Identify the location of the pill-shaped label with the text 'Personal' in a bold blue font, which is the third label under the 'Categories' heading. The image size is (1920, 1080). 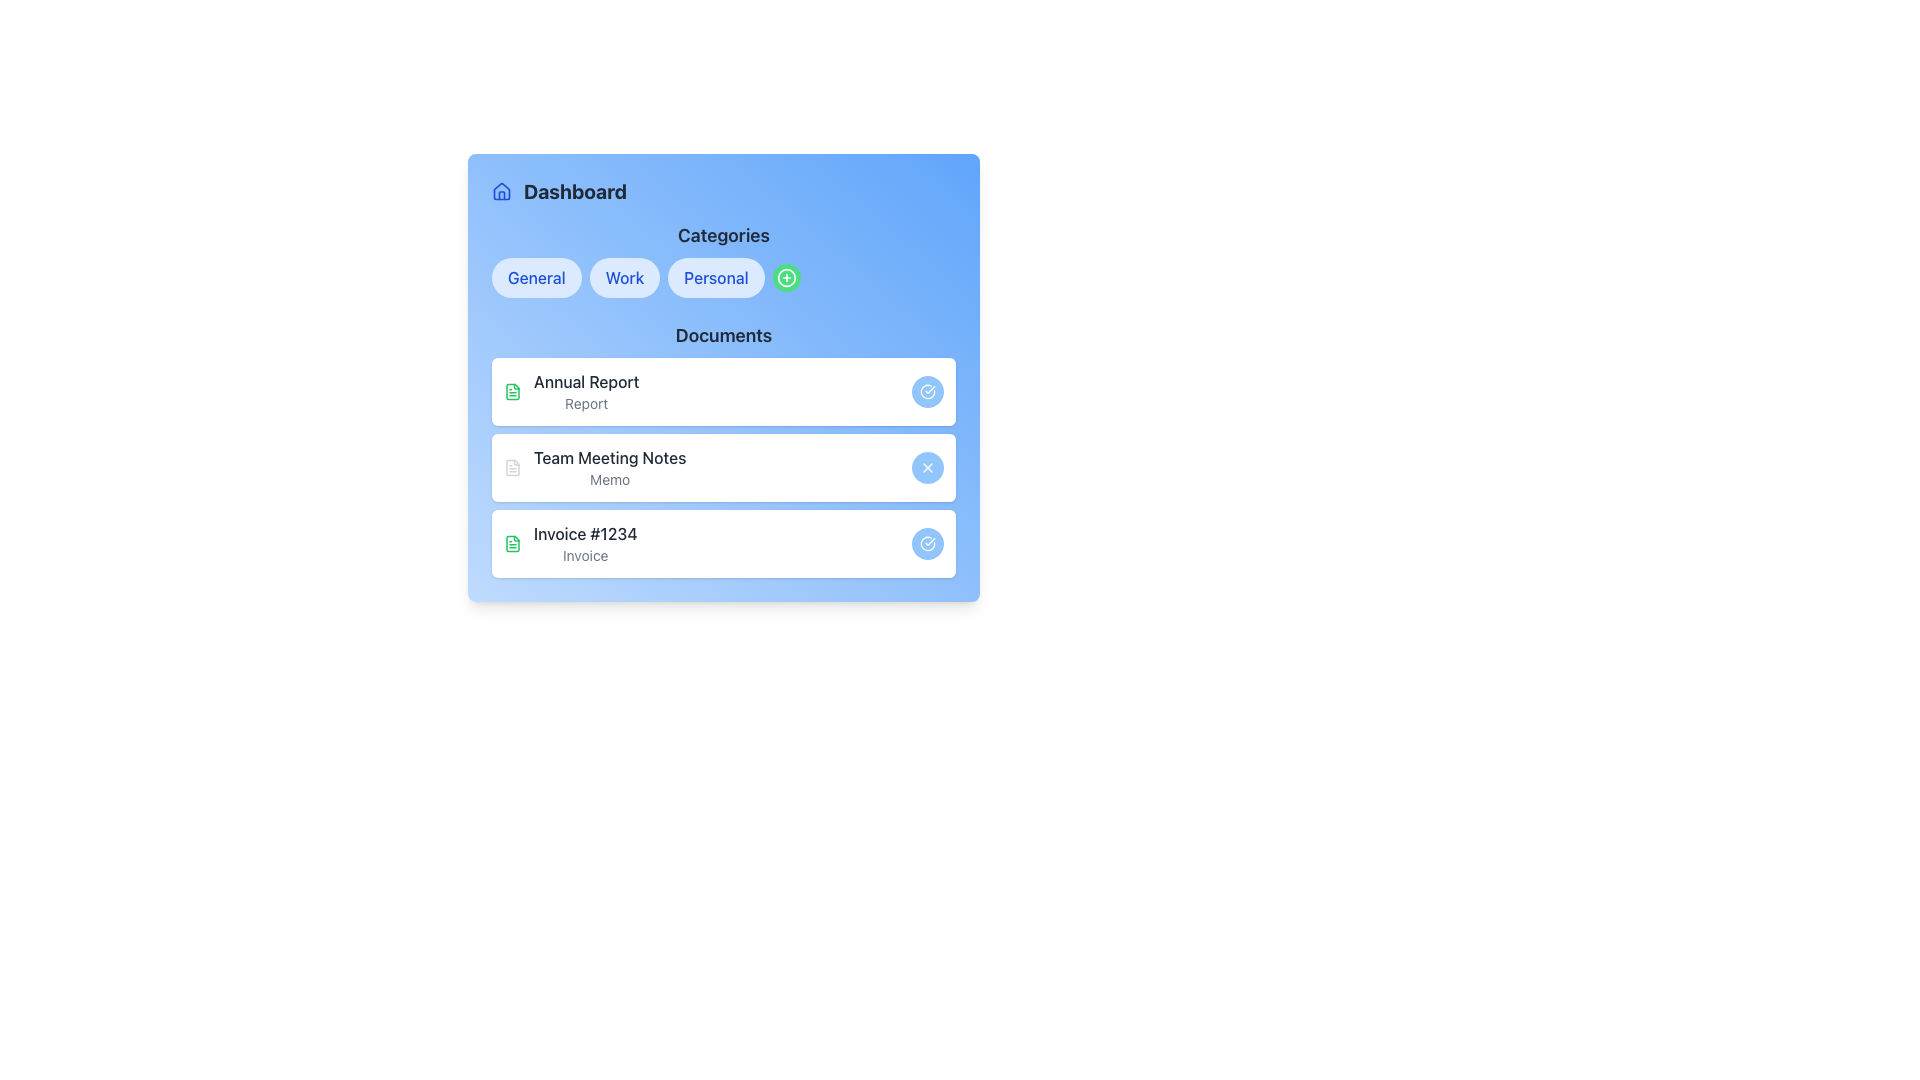
(716, 277).